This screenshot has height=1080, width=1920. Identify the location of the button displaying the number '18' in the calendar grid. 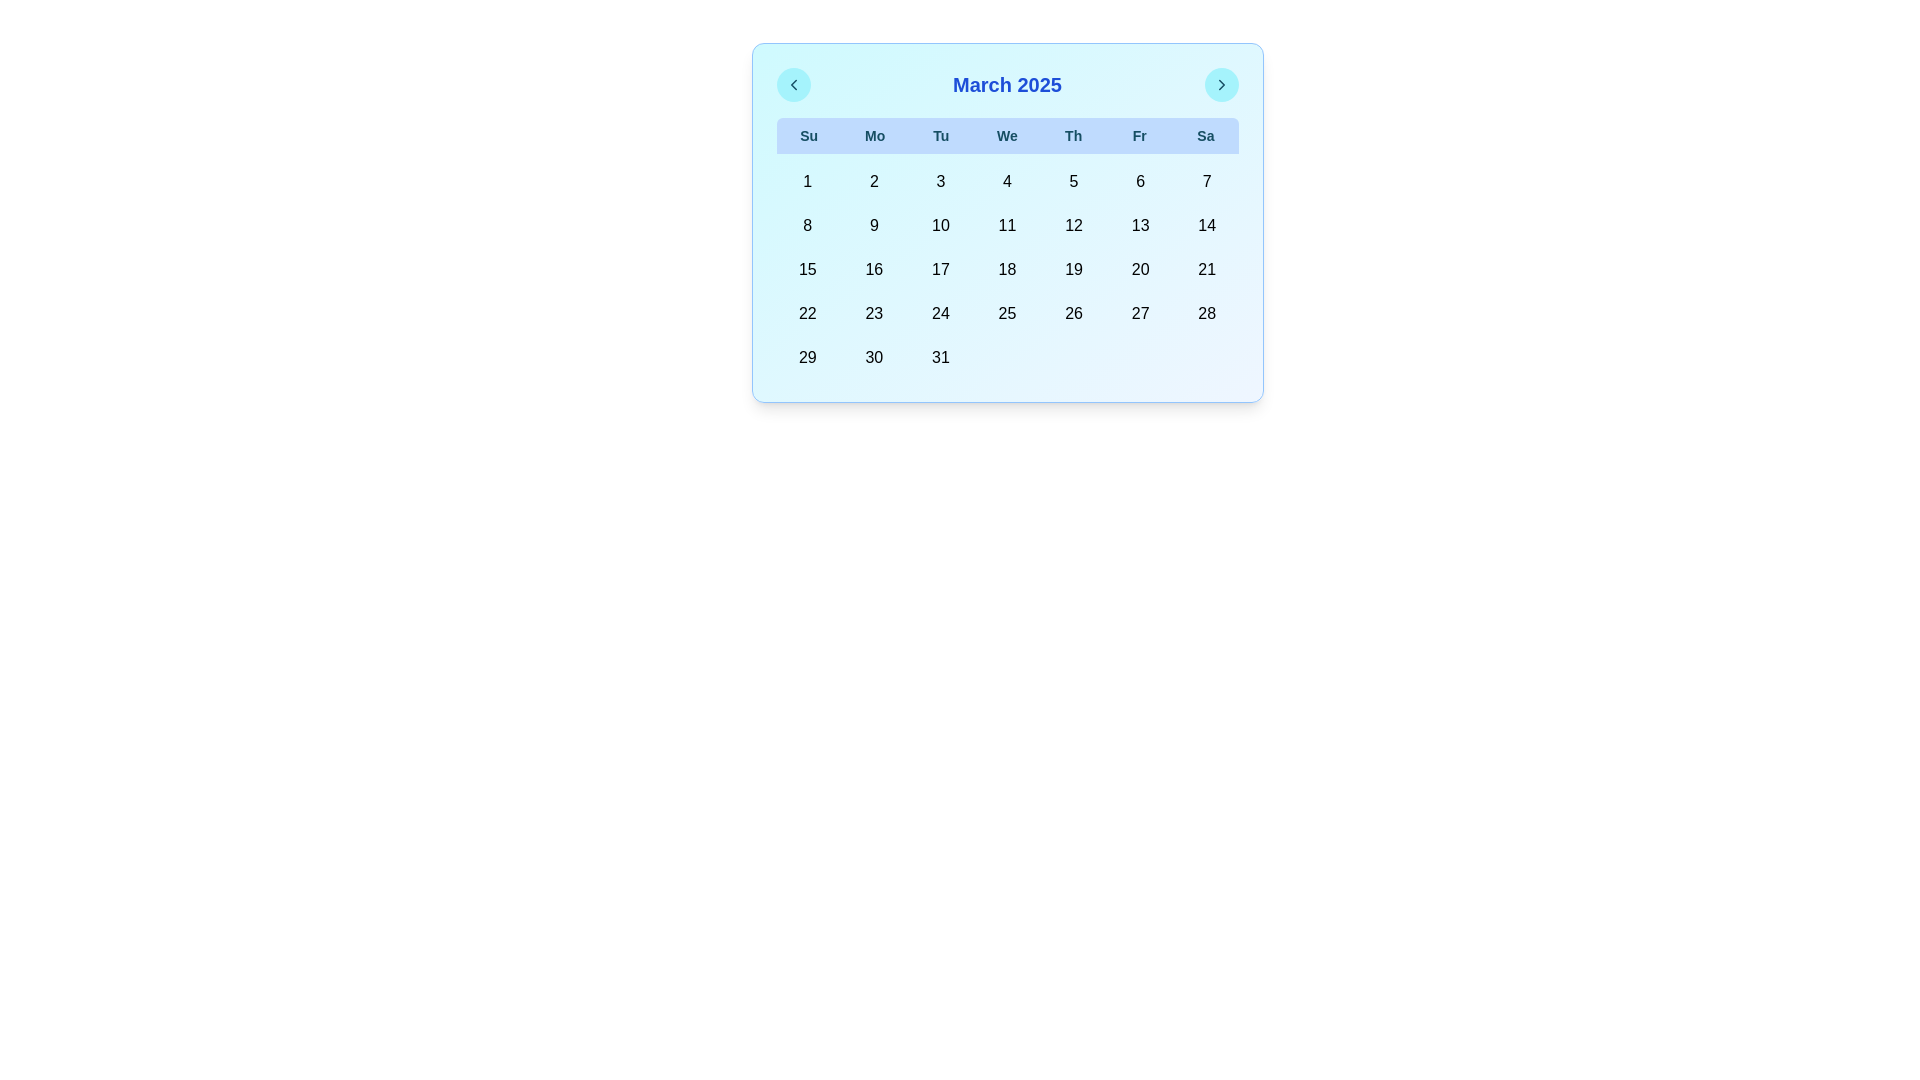
(1007, 270).